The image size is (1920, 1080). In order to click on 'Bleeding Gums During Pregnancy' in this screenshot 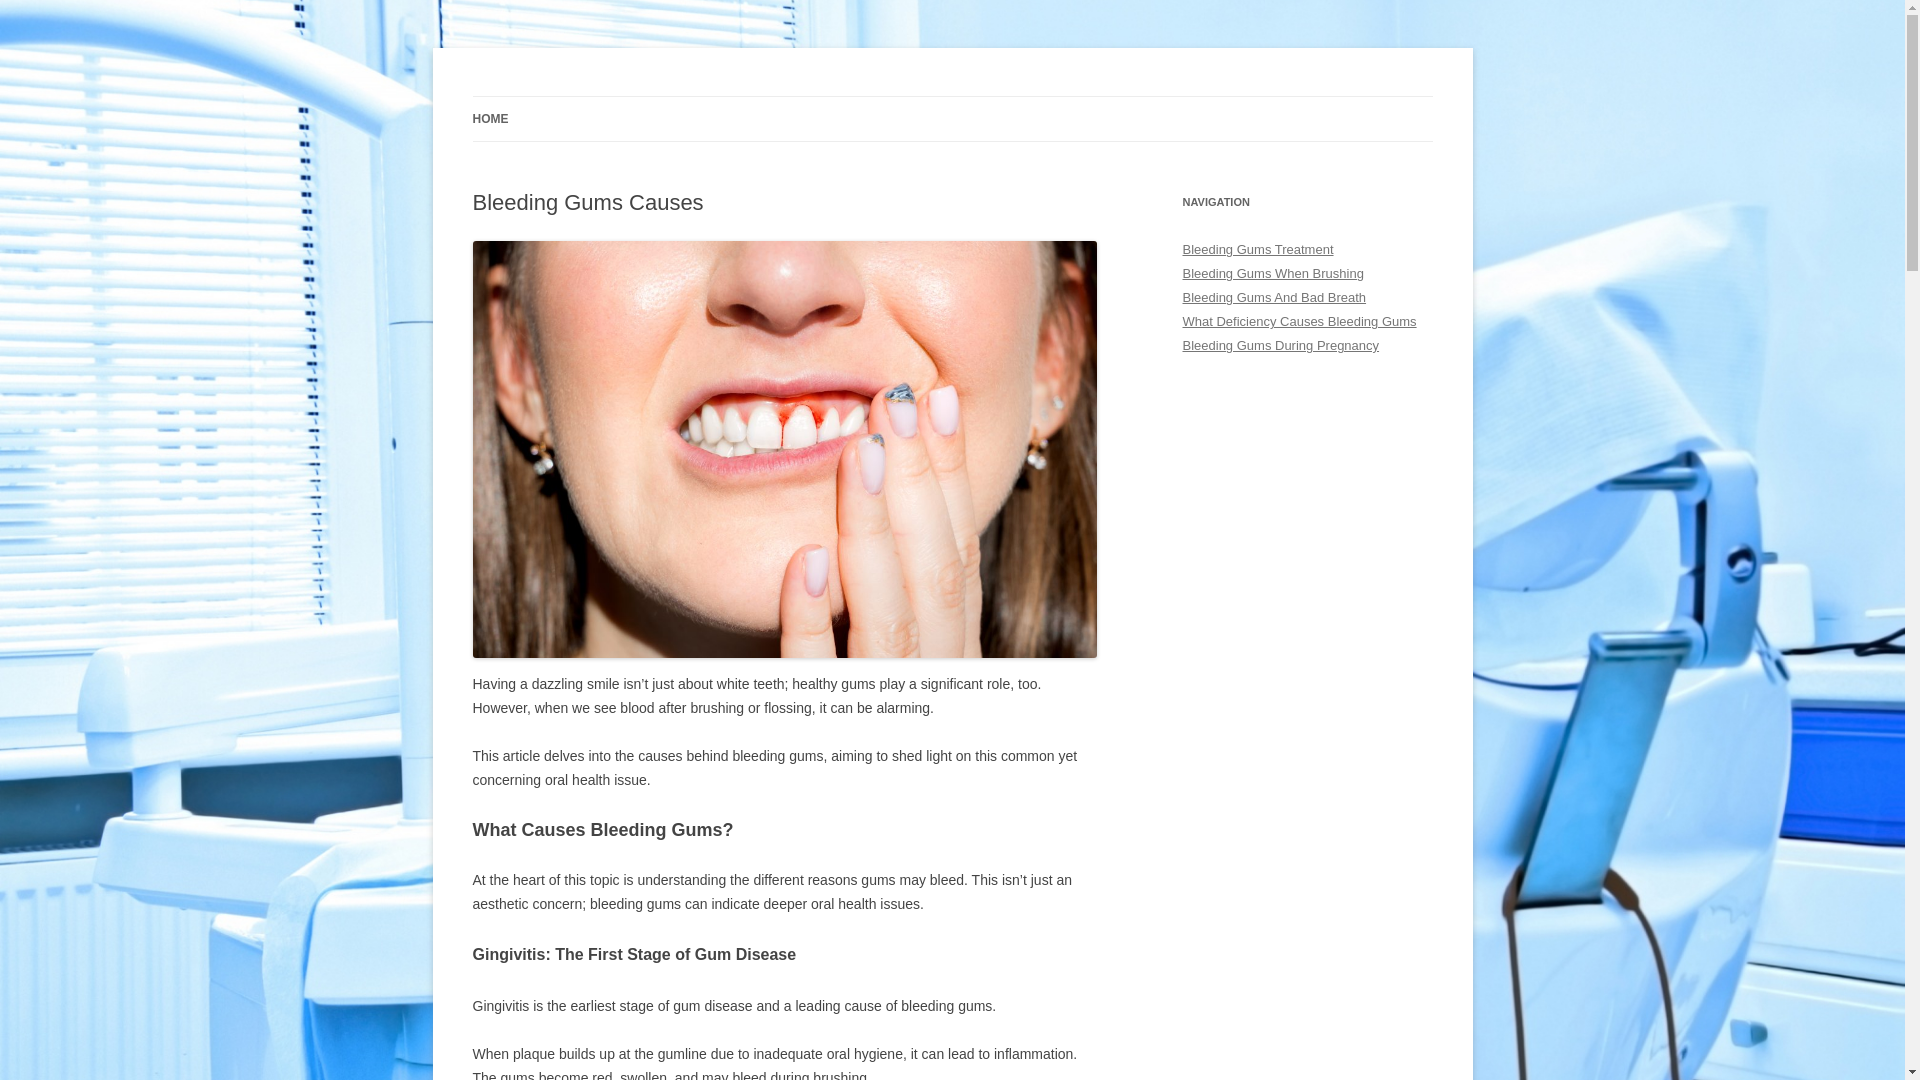, I will do `click(1280, 344)`.